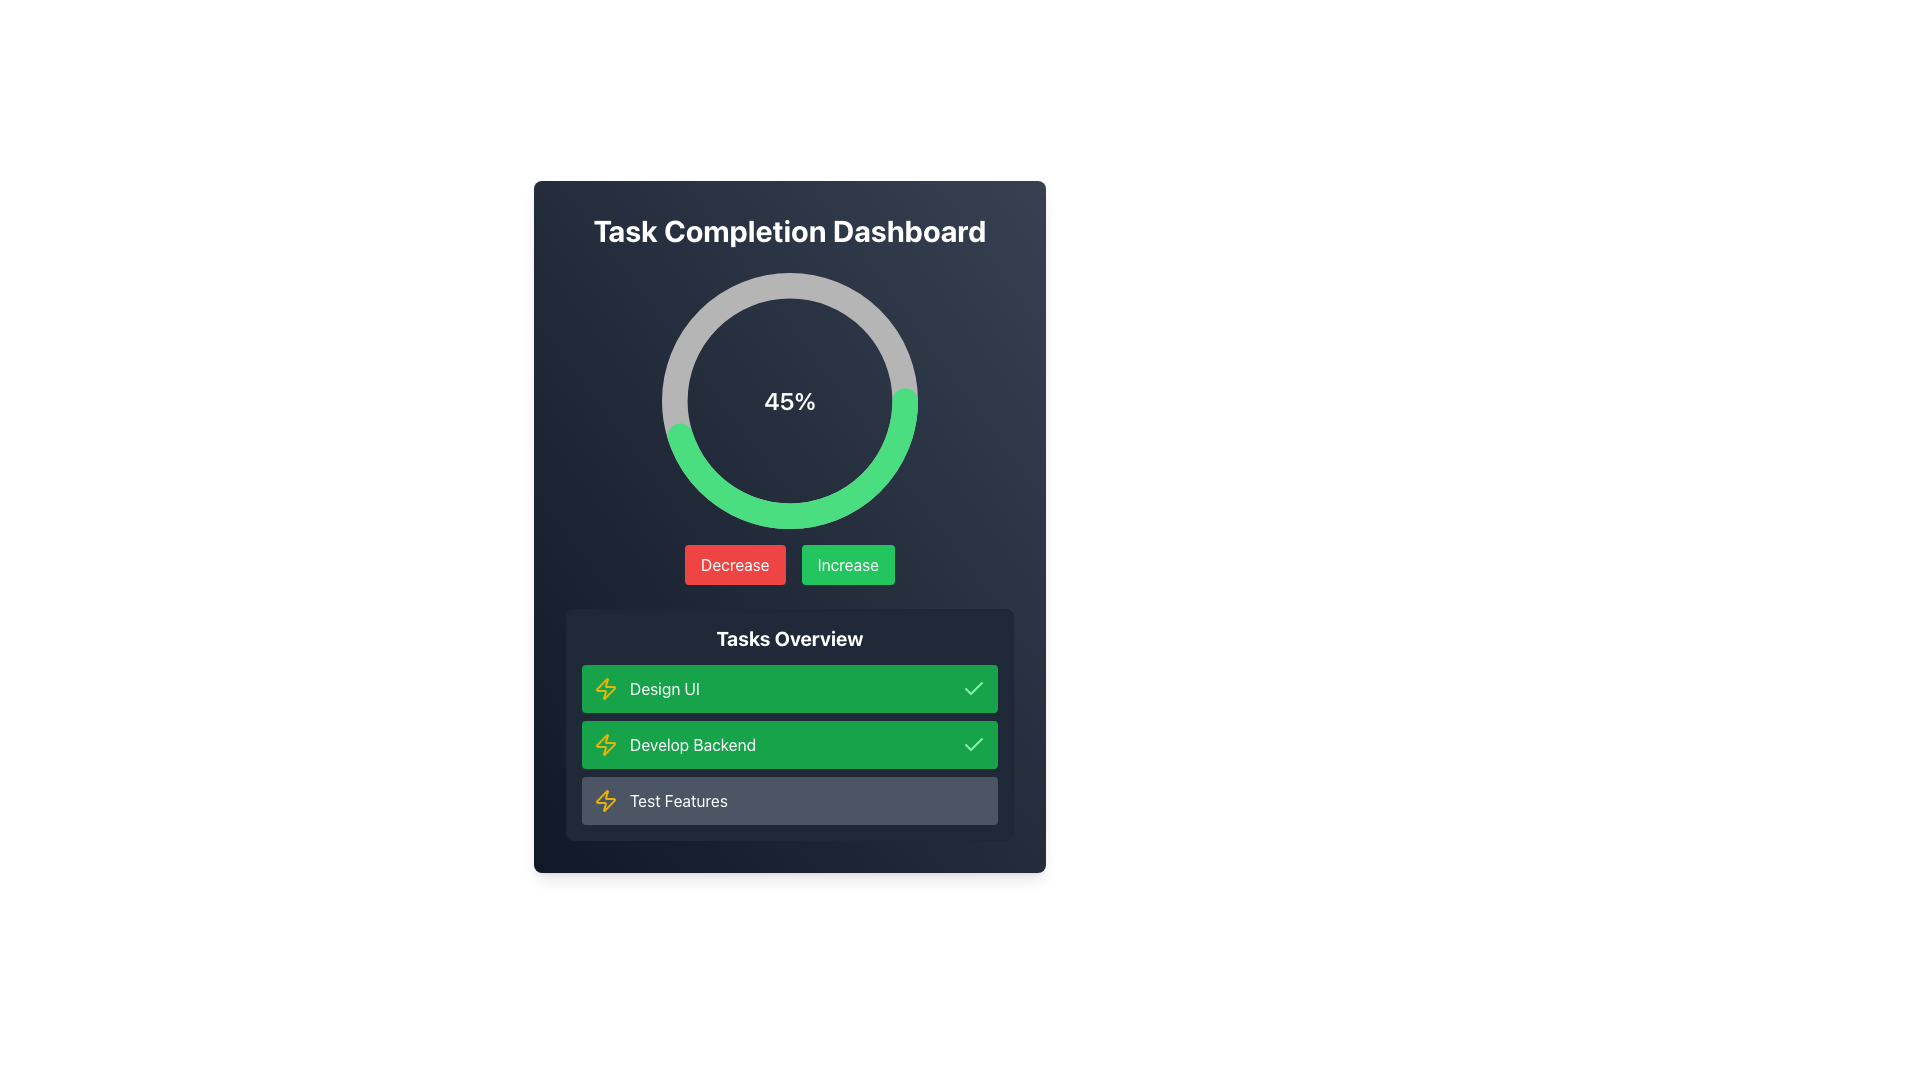  What do you see at coordinates (789, 564) in the screenshot?
I see `the 'Decrease' or 'Increase' button of the interactive buttons located below the circular progress indicator, which displays '45%'` at bounding box center [789, 564].